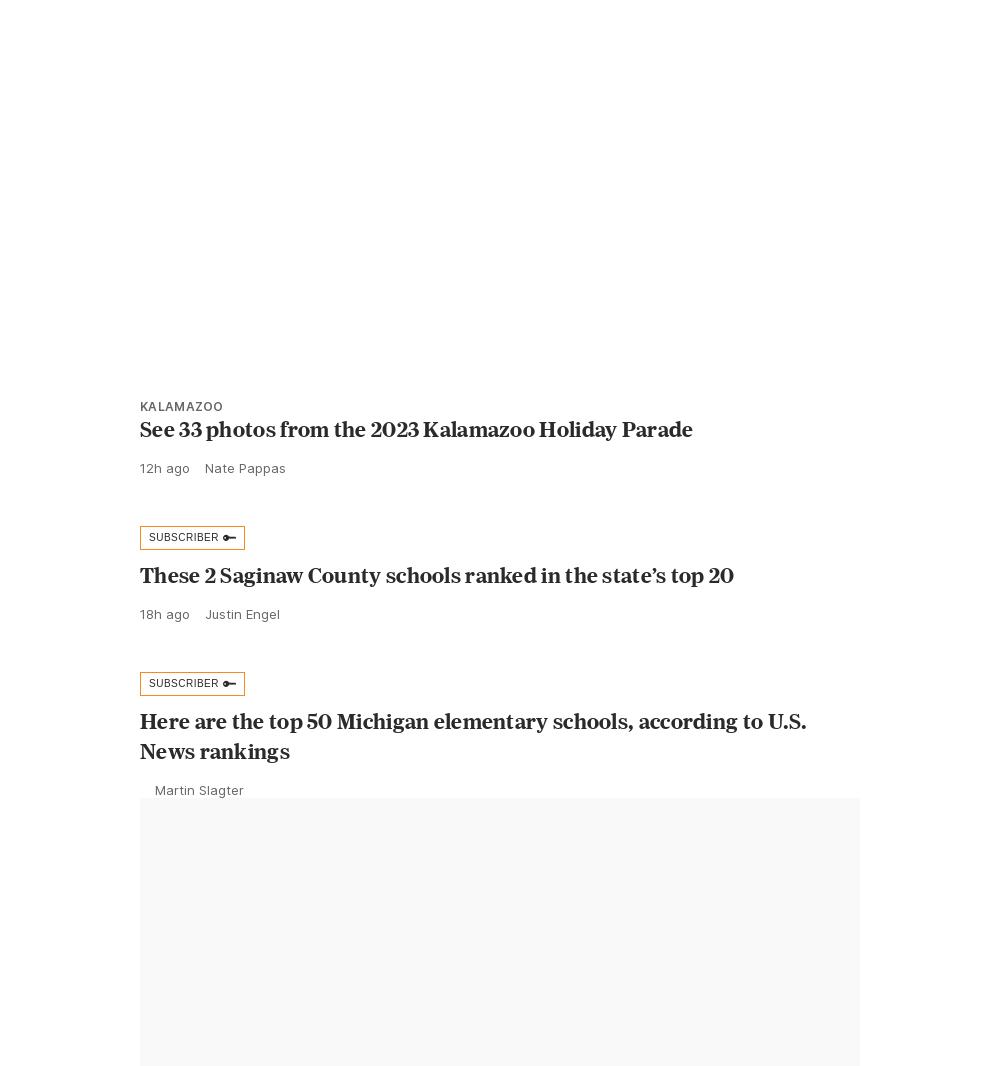 This screenshot has width=1000, height=1066. What do you see at coordinates (165, 511) in the screenshot?
I see `'12h ago'` at bounding box center [165, 511].